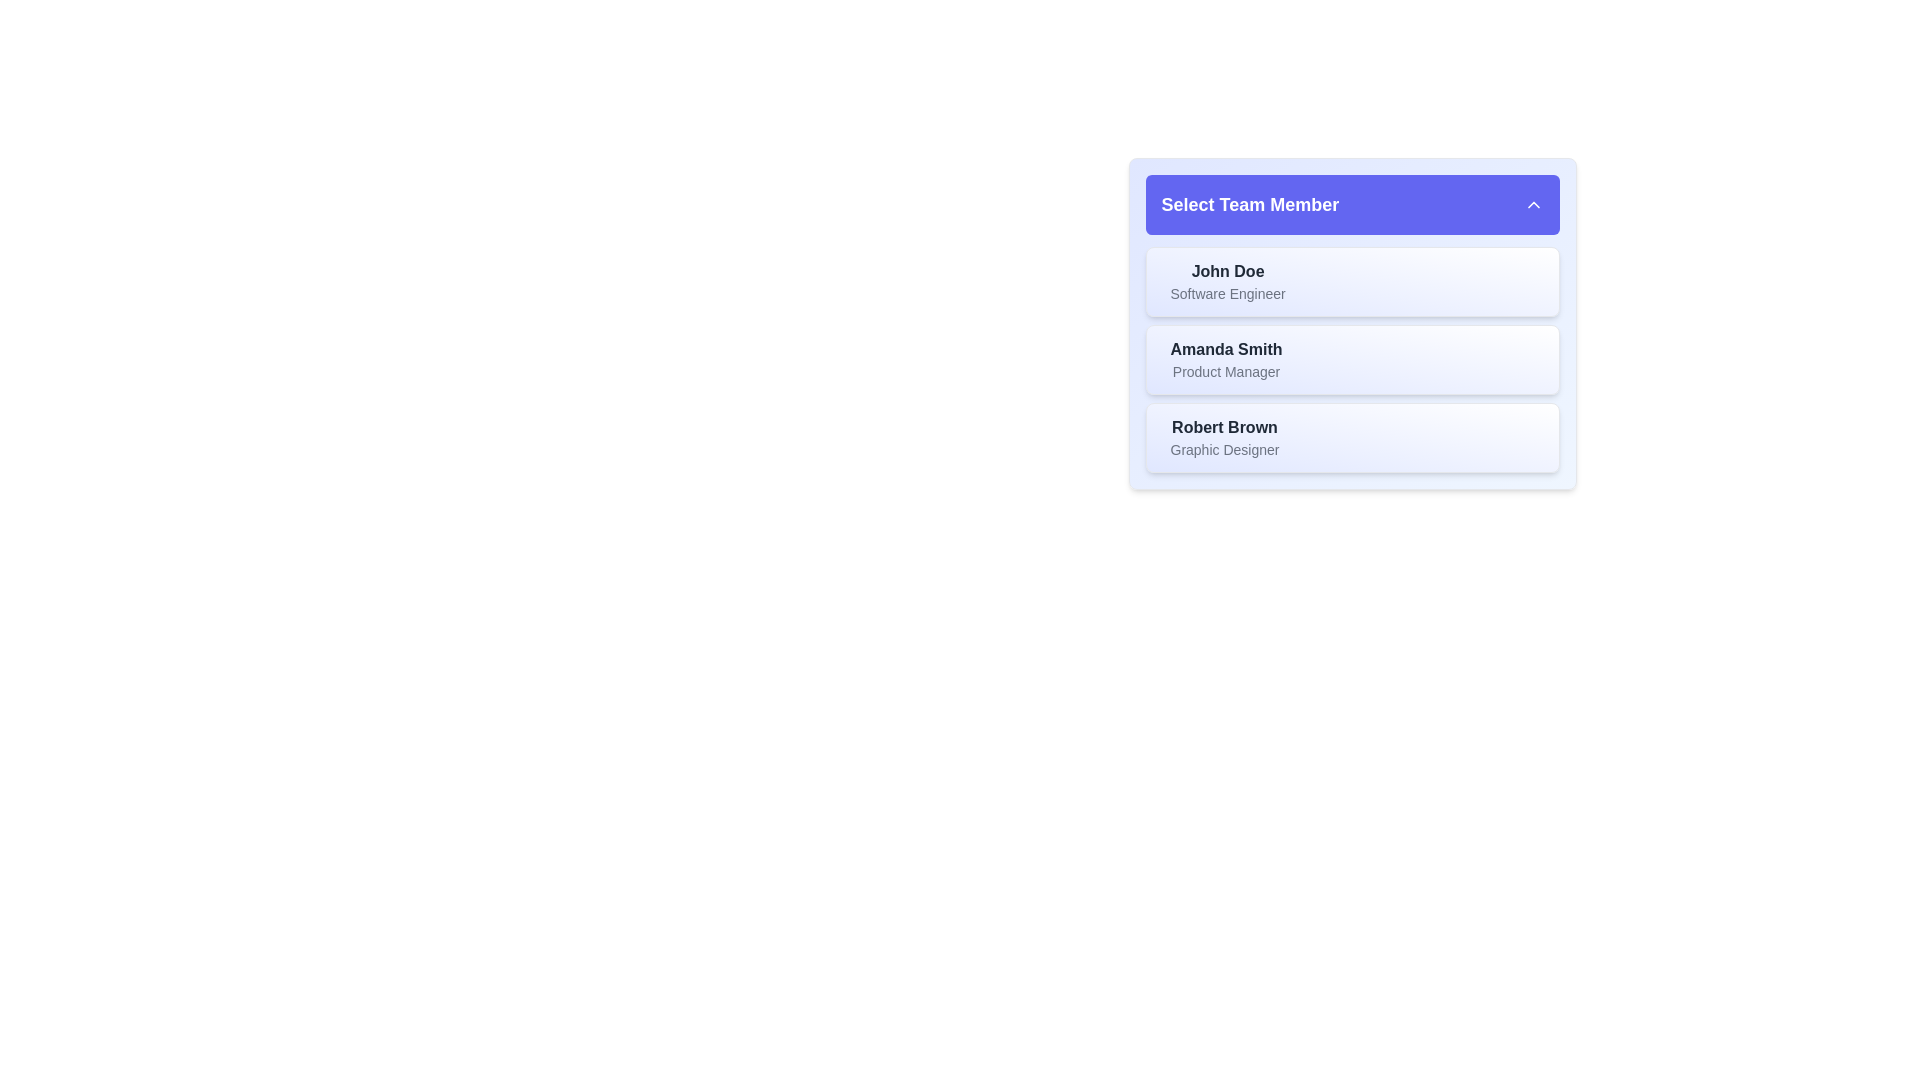 This screenshot has height=1080, width=1920. Describe the element at coordinates (1225, 371) in the screenshot. I see `the text label displaying 'Product Manager' located beneath 'Amanda Smith' in the vertical list of team members` at that location.